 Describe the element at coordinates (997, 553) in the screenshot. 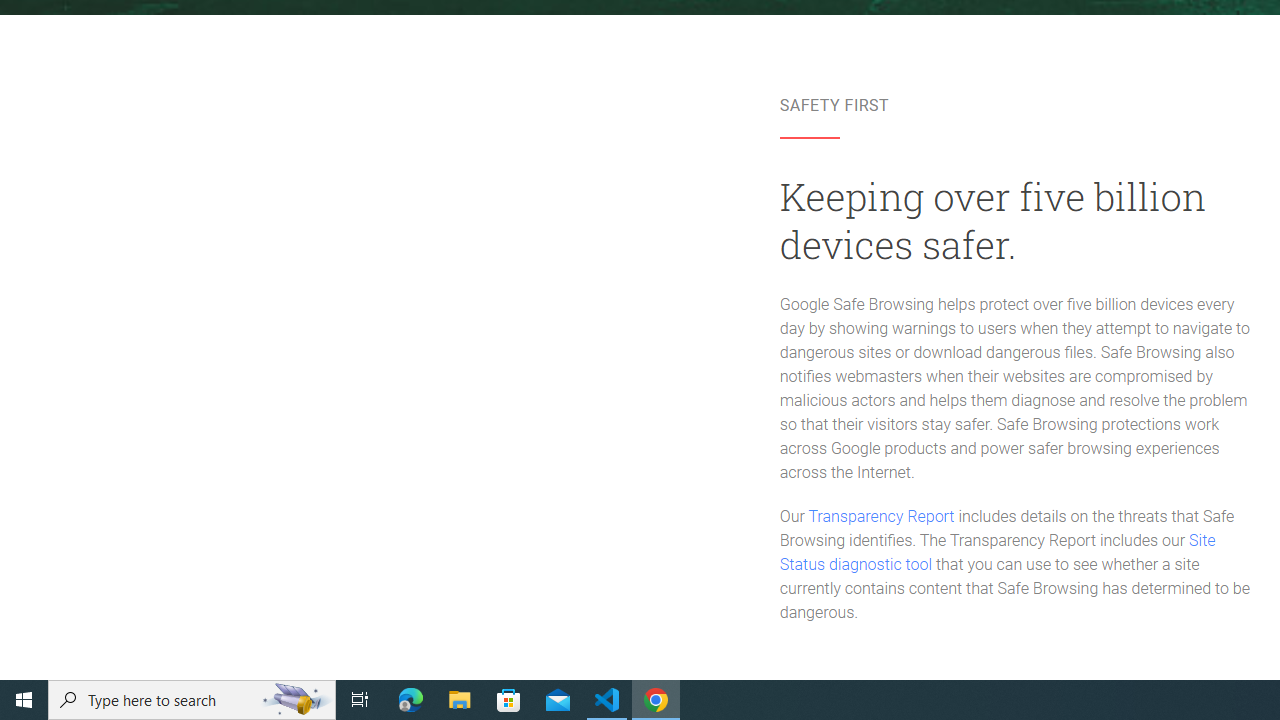

I see `'Site Status diagnostic tool'` at that location.